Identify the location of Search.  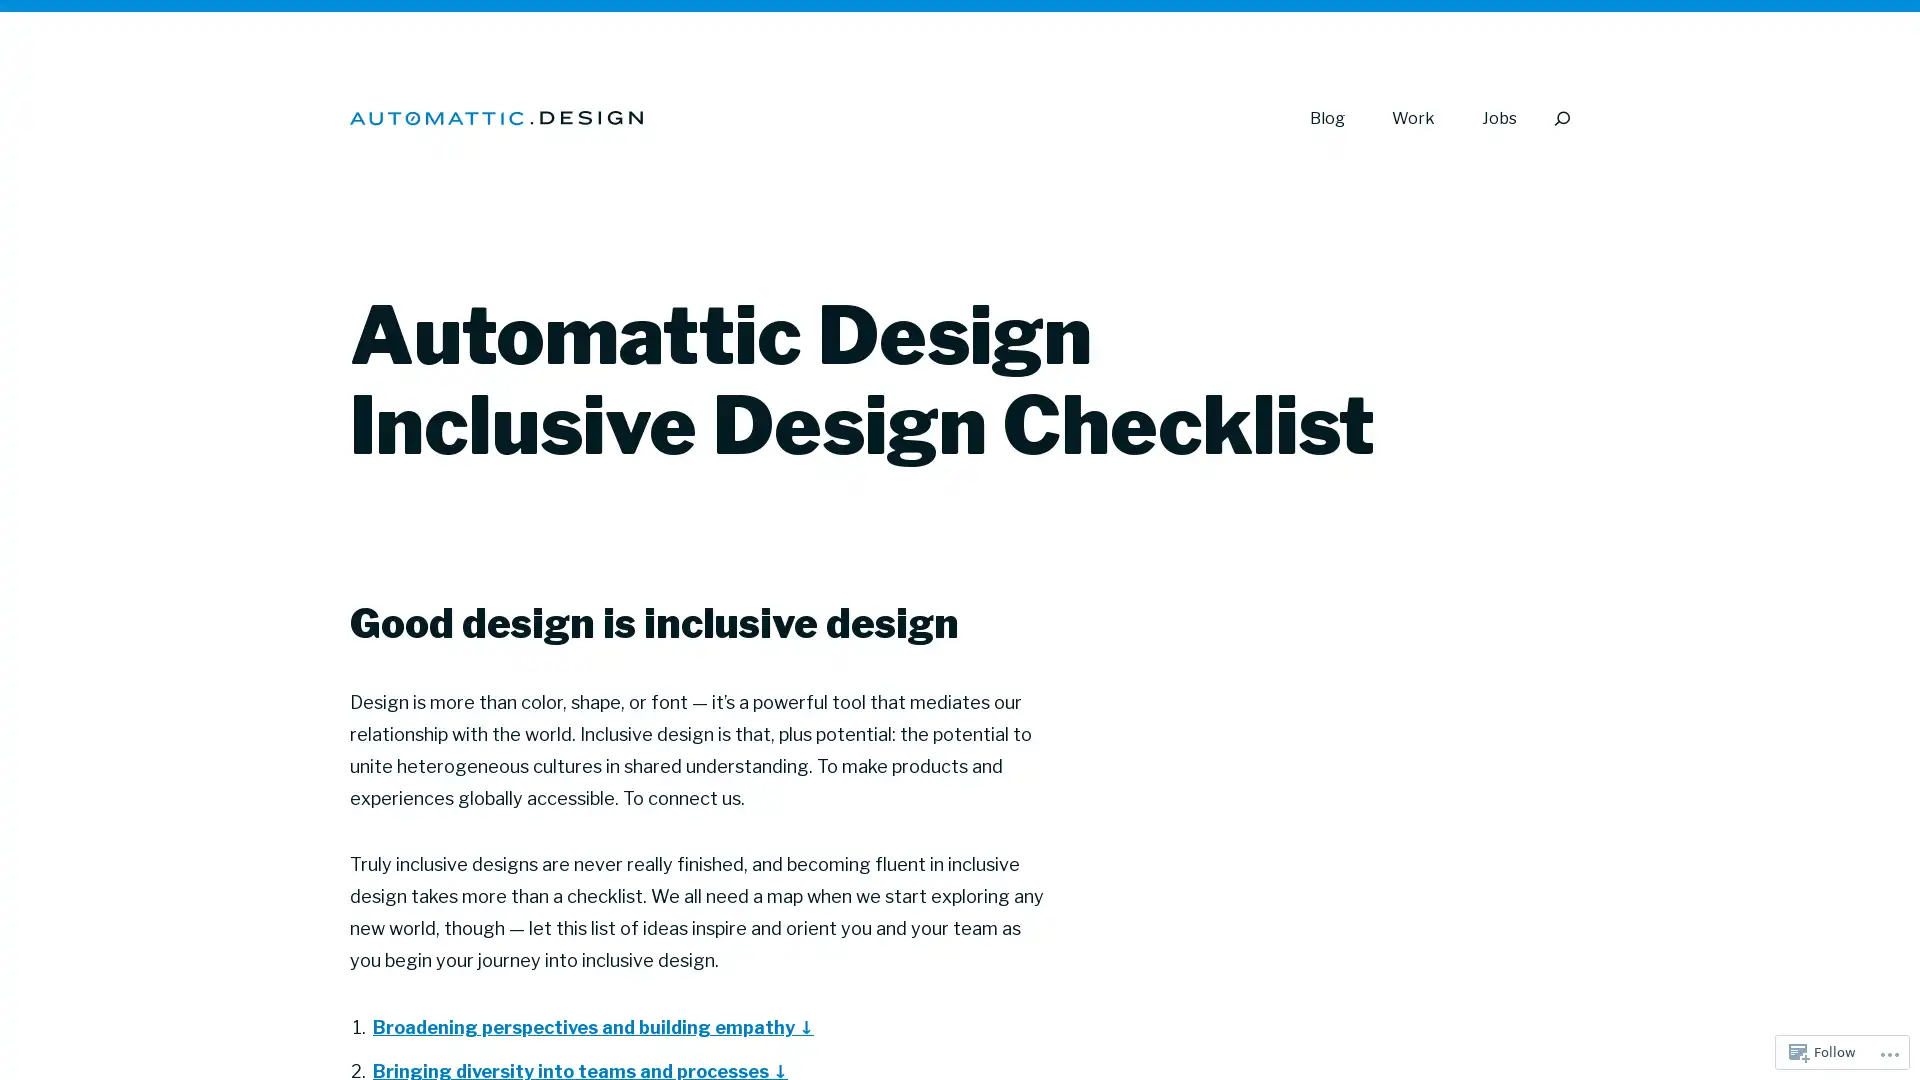
(1560, 118).